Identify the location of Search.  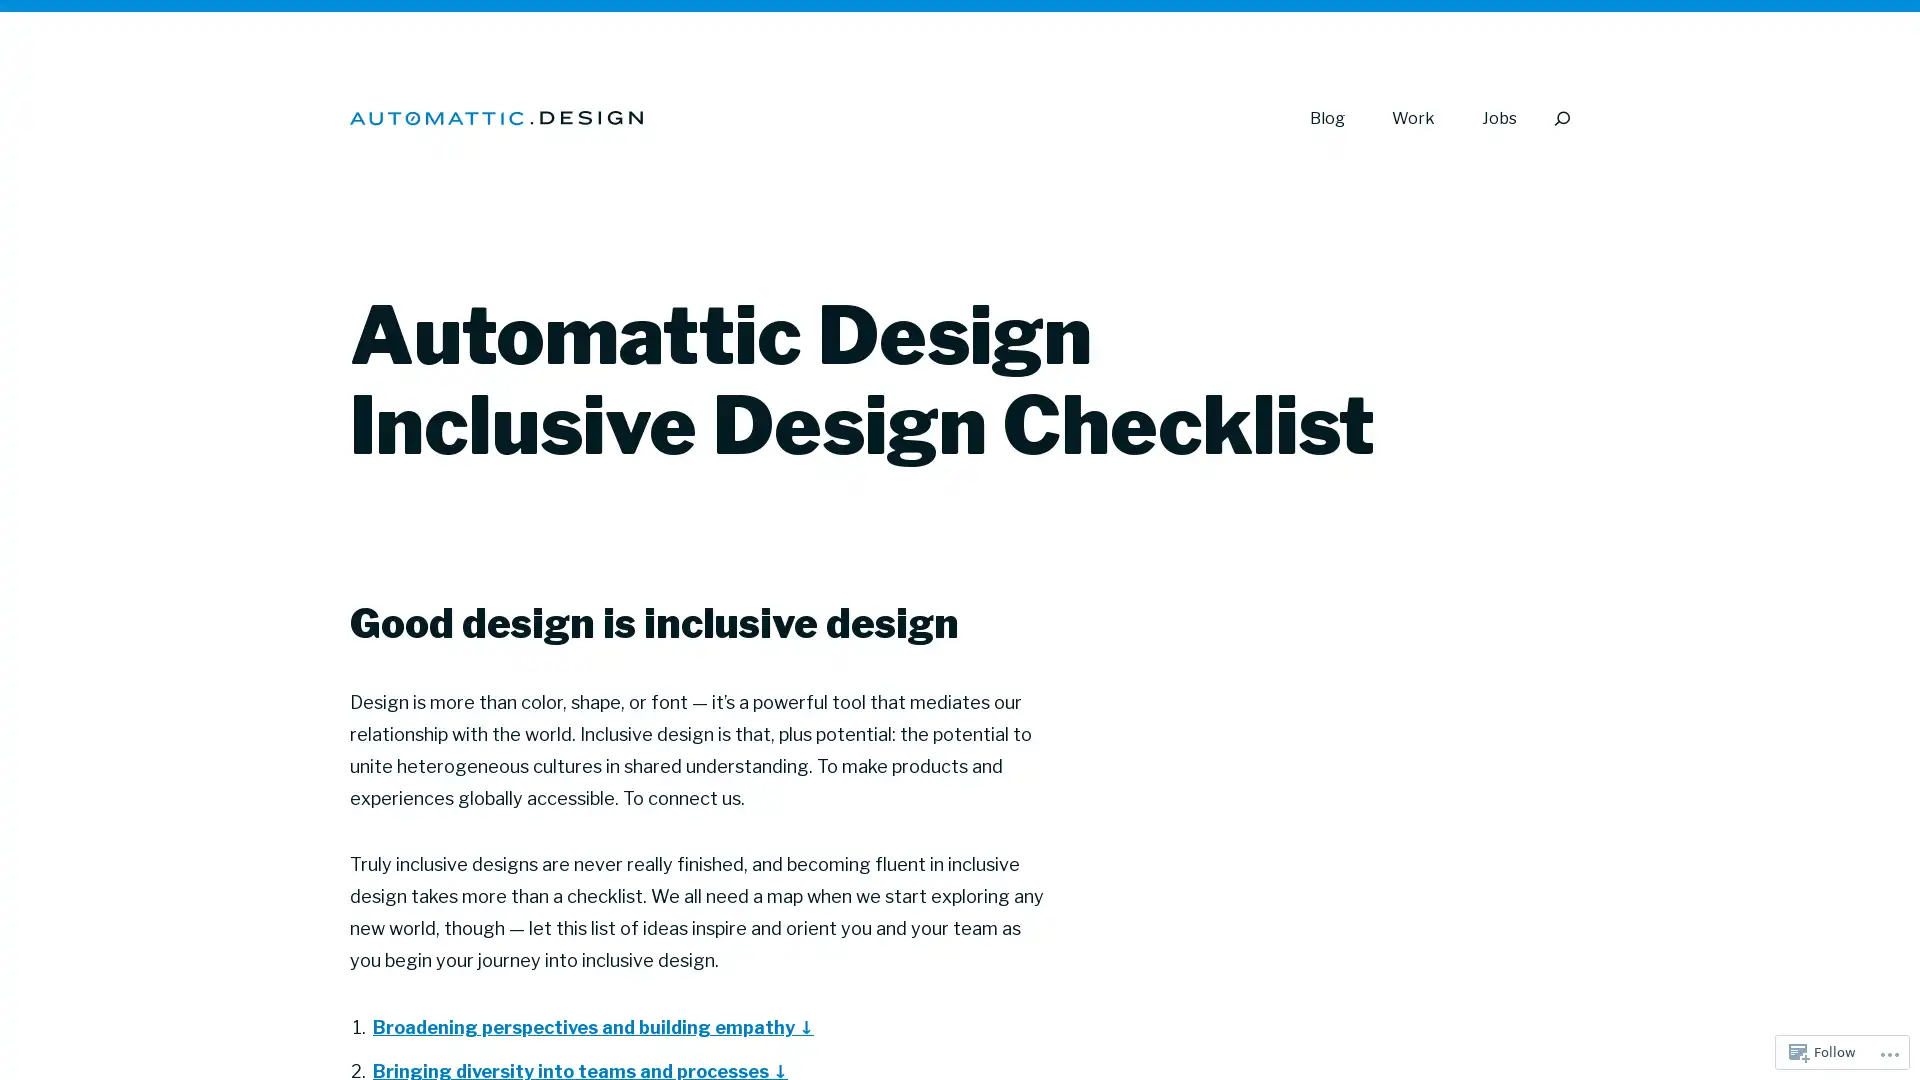
(1560, 118).